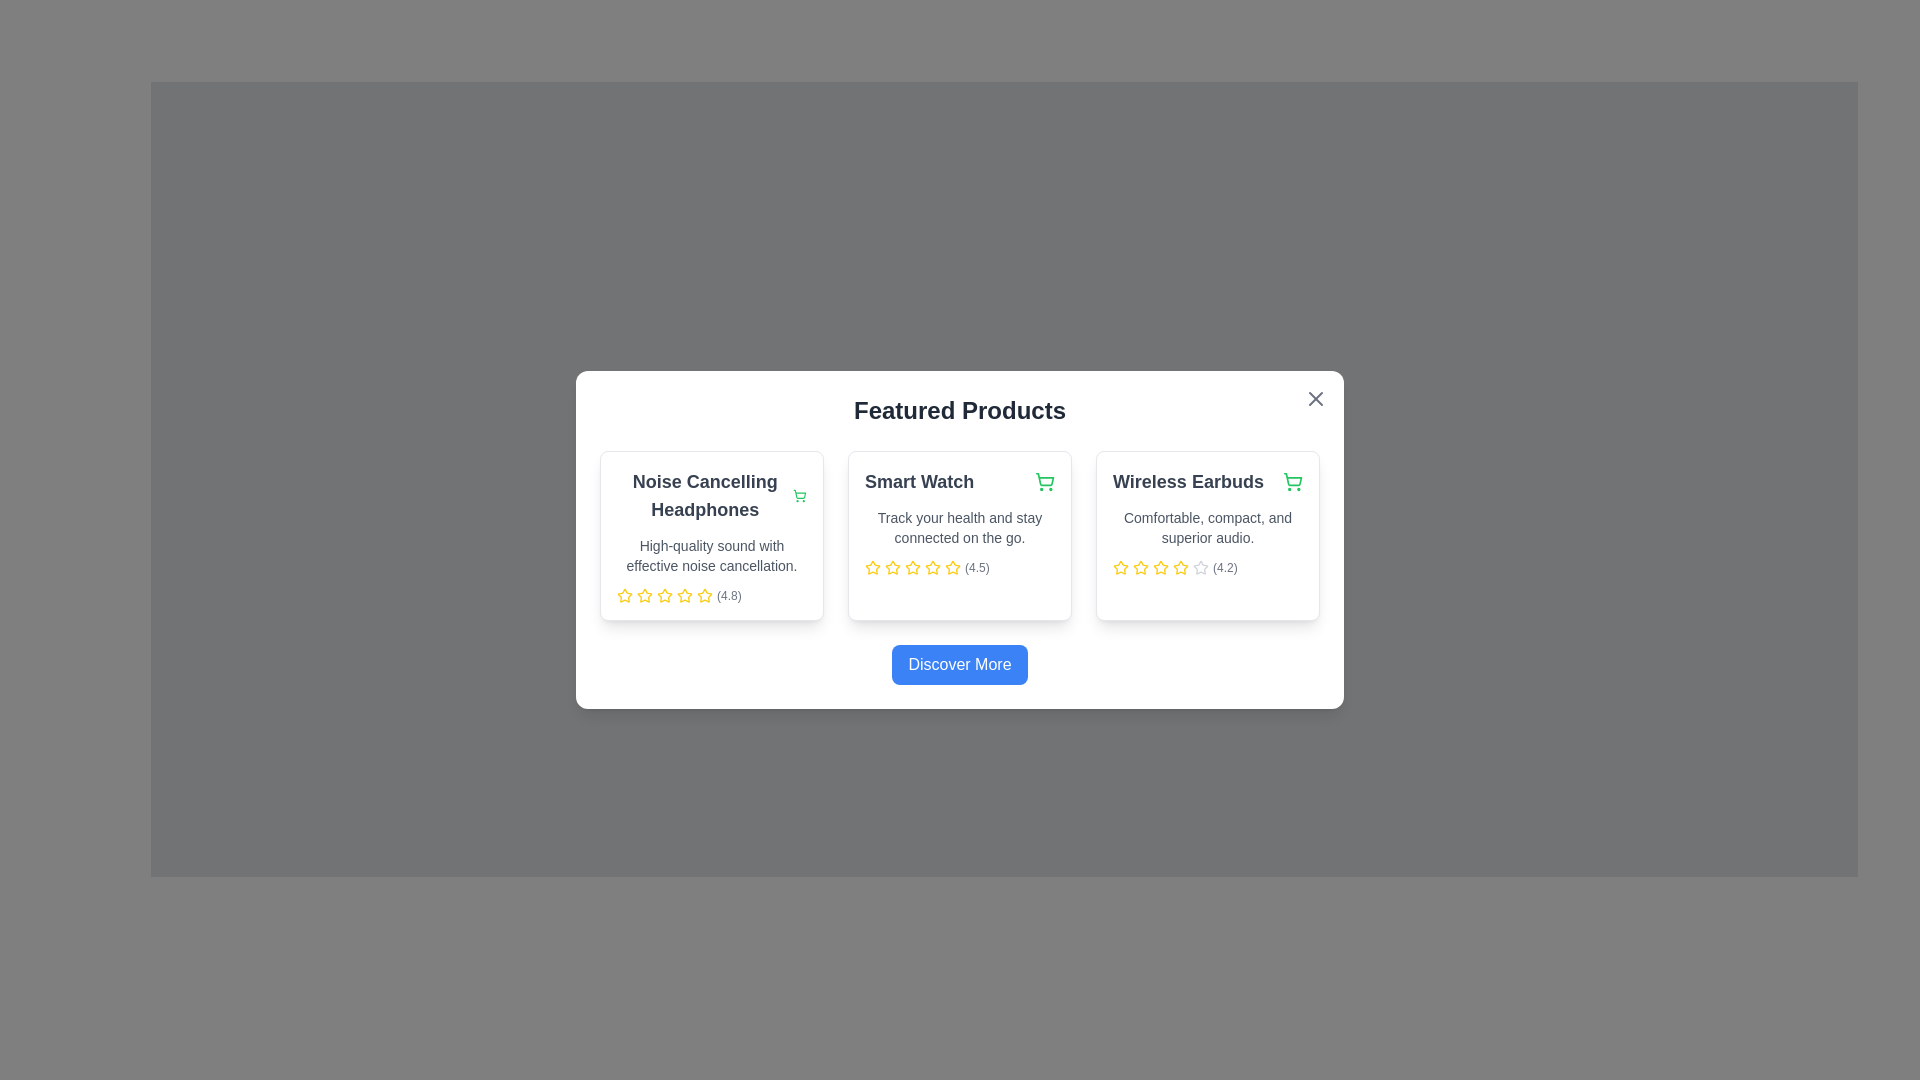  What do you see at coordinates (960, 664) in the screenshot?
I see `the call-to-action button located at the bottom center of the product grid for keyboard navigation` at bounding box center [960, 664].